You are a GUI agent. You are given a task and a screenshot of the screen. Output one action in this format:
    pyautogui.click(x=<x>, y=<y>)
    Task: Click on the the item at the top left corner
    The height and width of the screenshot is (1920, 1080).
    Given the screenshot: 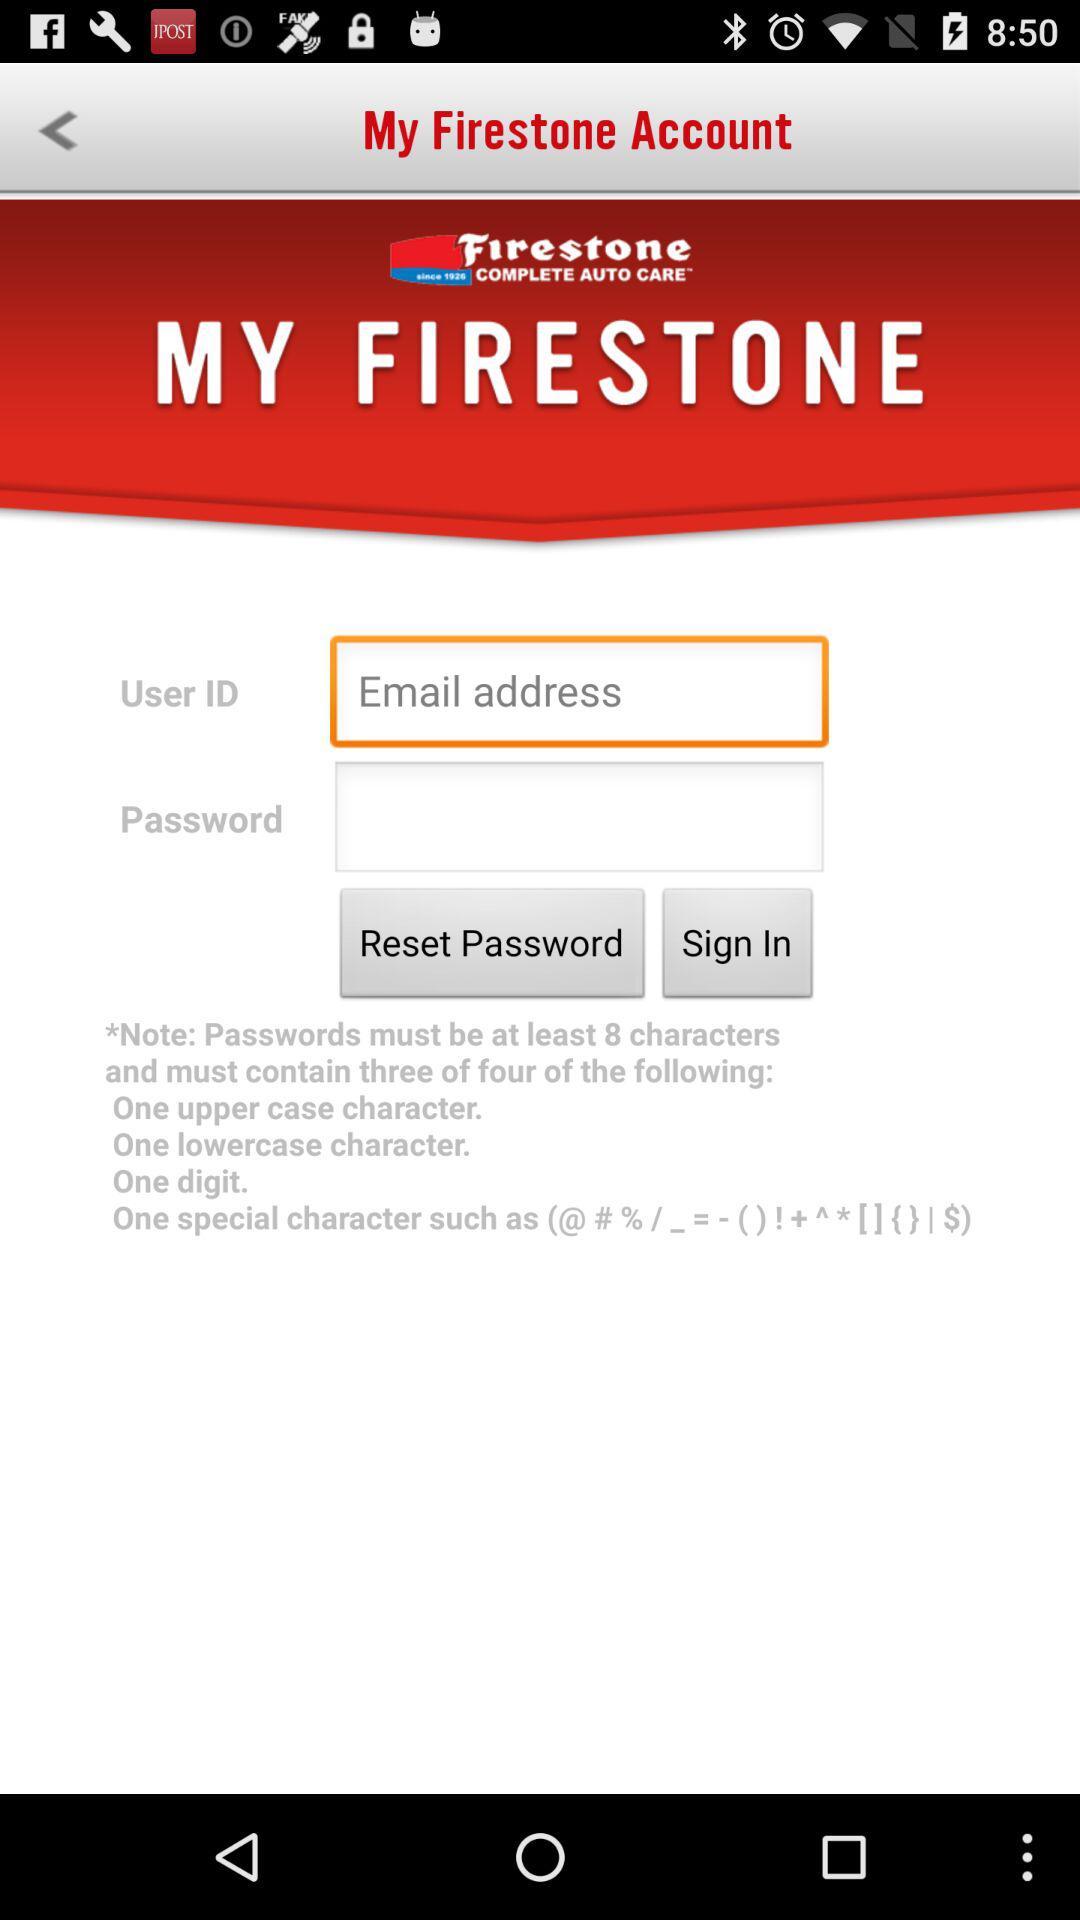 What is the action you would take?
    pyautogui.click(x=56, y=130)
    